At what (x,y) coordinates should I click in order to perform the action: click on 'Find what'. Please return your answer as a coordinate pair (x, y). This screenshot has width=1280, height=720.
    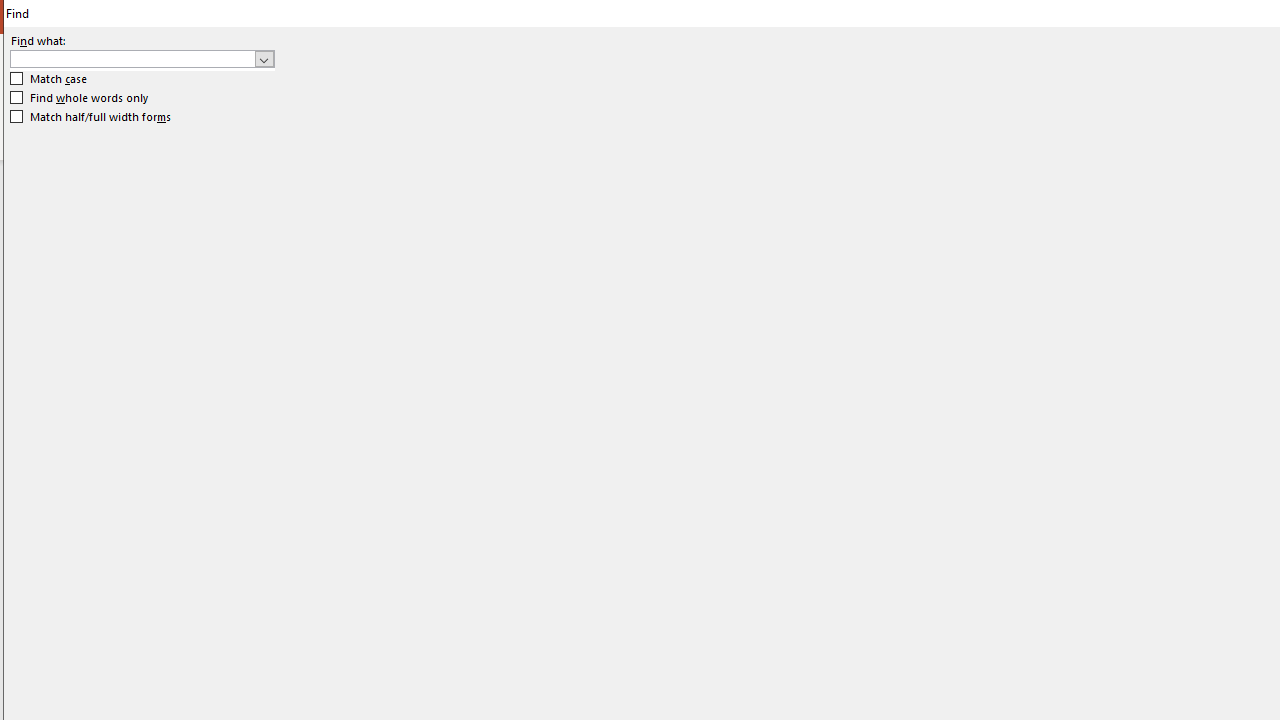
    Looking at the image, I should click on (141, 57).